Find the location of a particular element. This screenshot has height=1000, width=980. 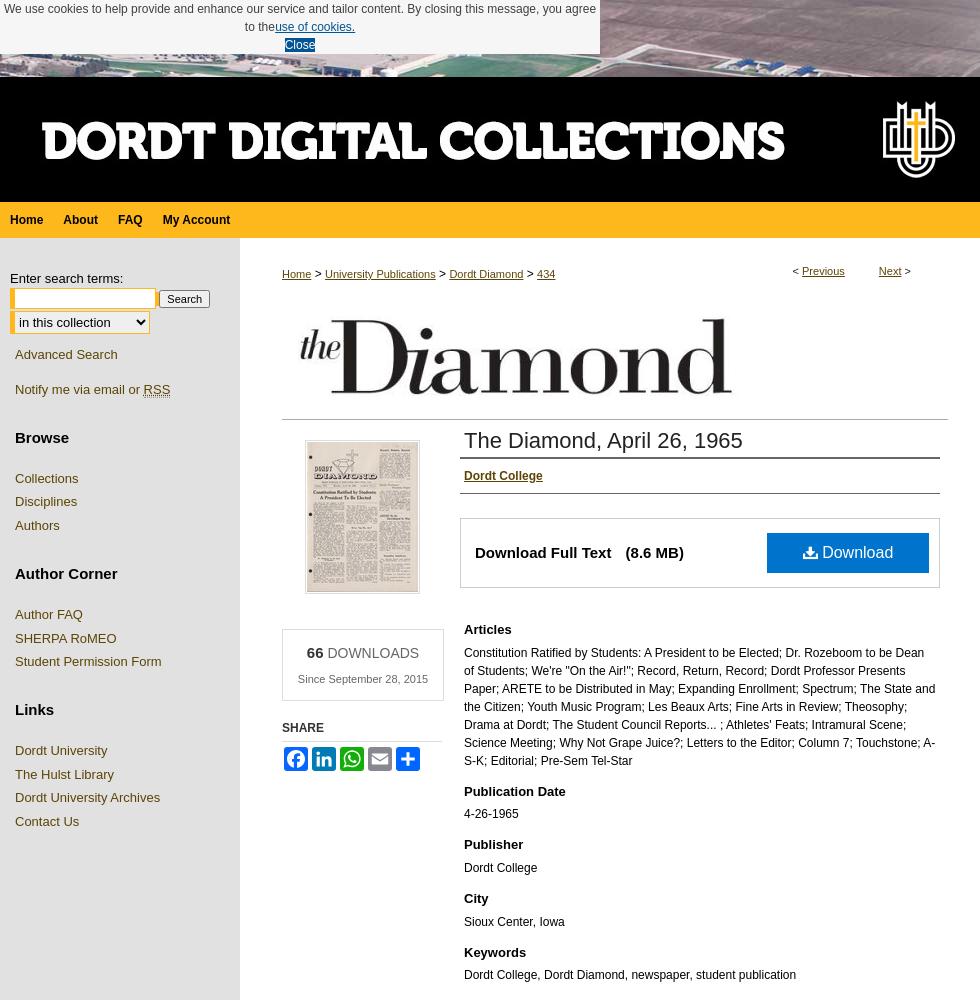

'Close' is located at coordinates (299, 45).